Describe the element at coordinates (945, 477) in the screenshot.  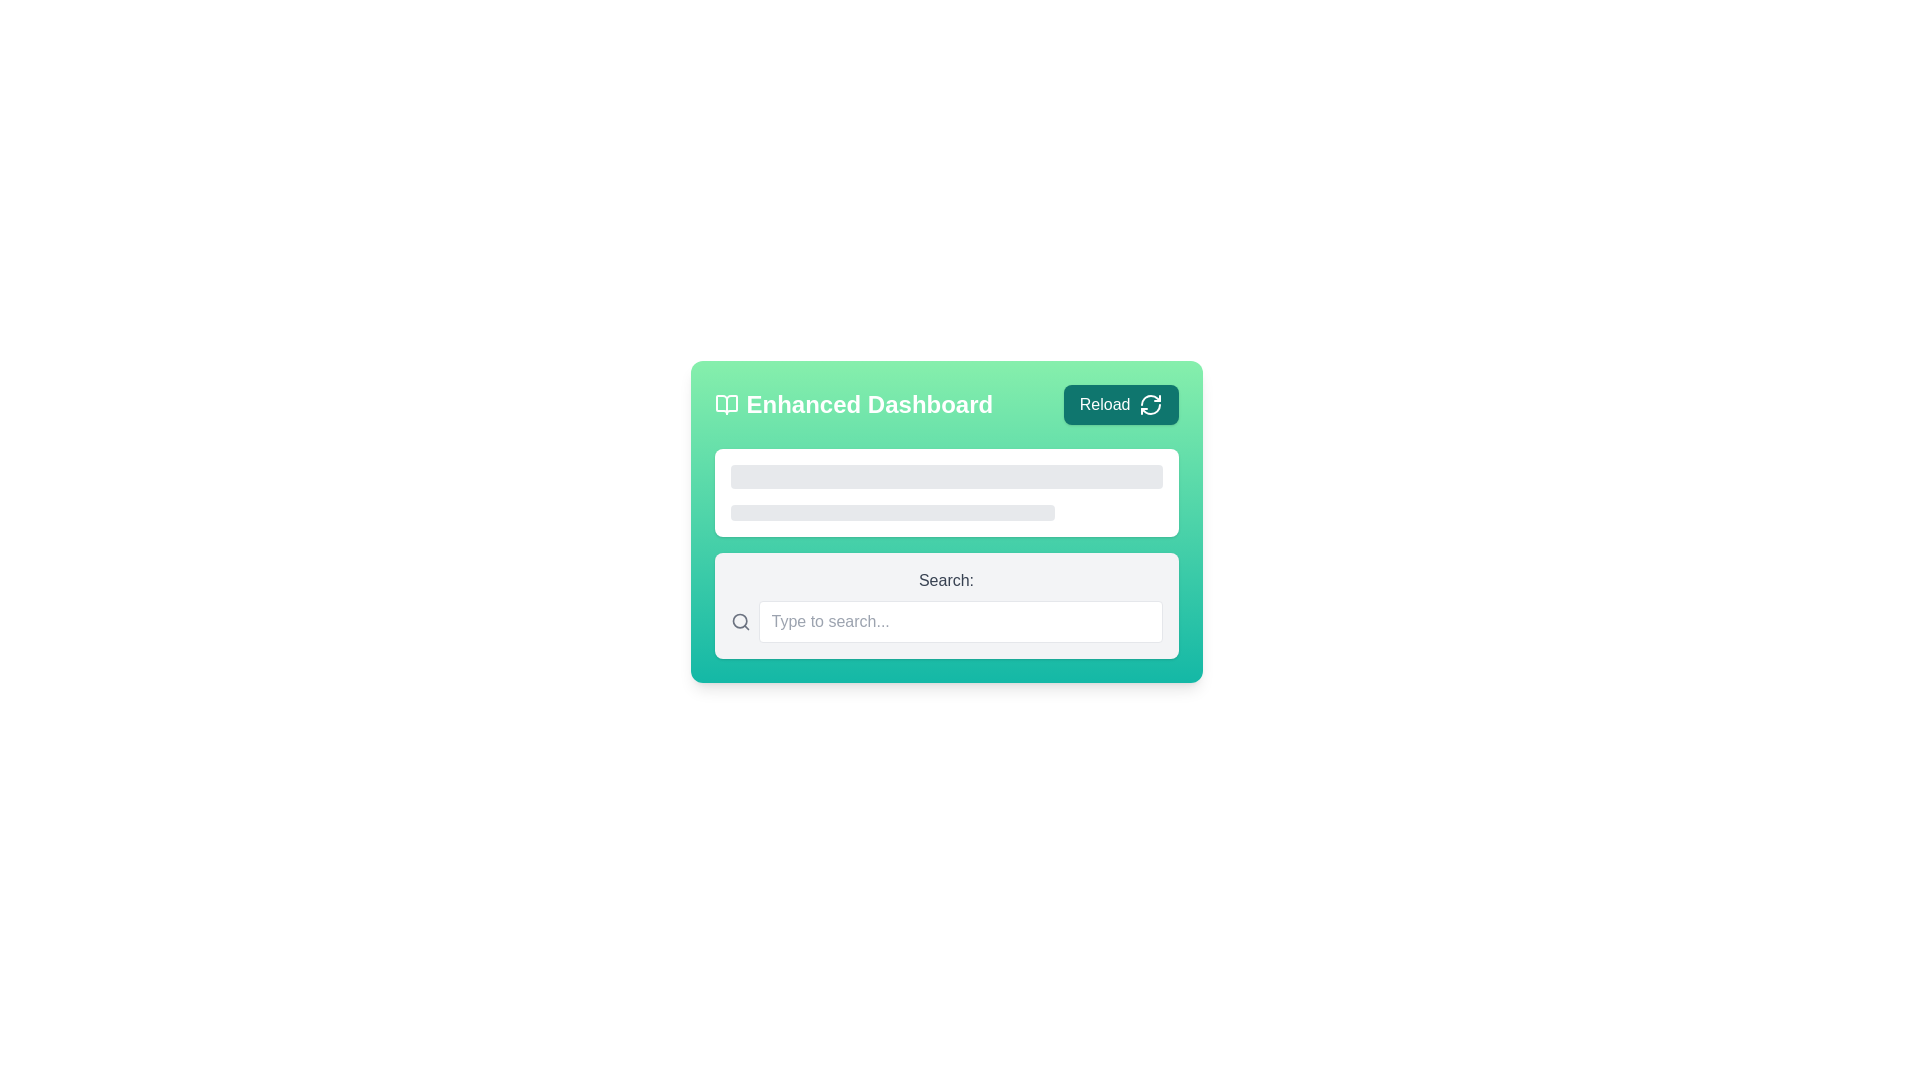
I see `the static visual placeholder element that serves as a loading indicator, positioned centrally above a smaller rectangular bar` at that location.